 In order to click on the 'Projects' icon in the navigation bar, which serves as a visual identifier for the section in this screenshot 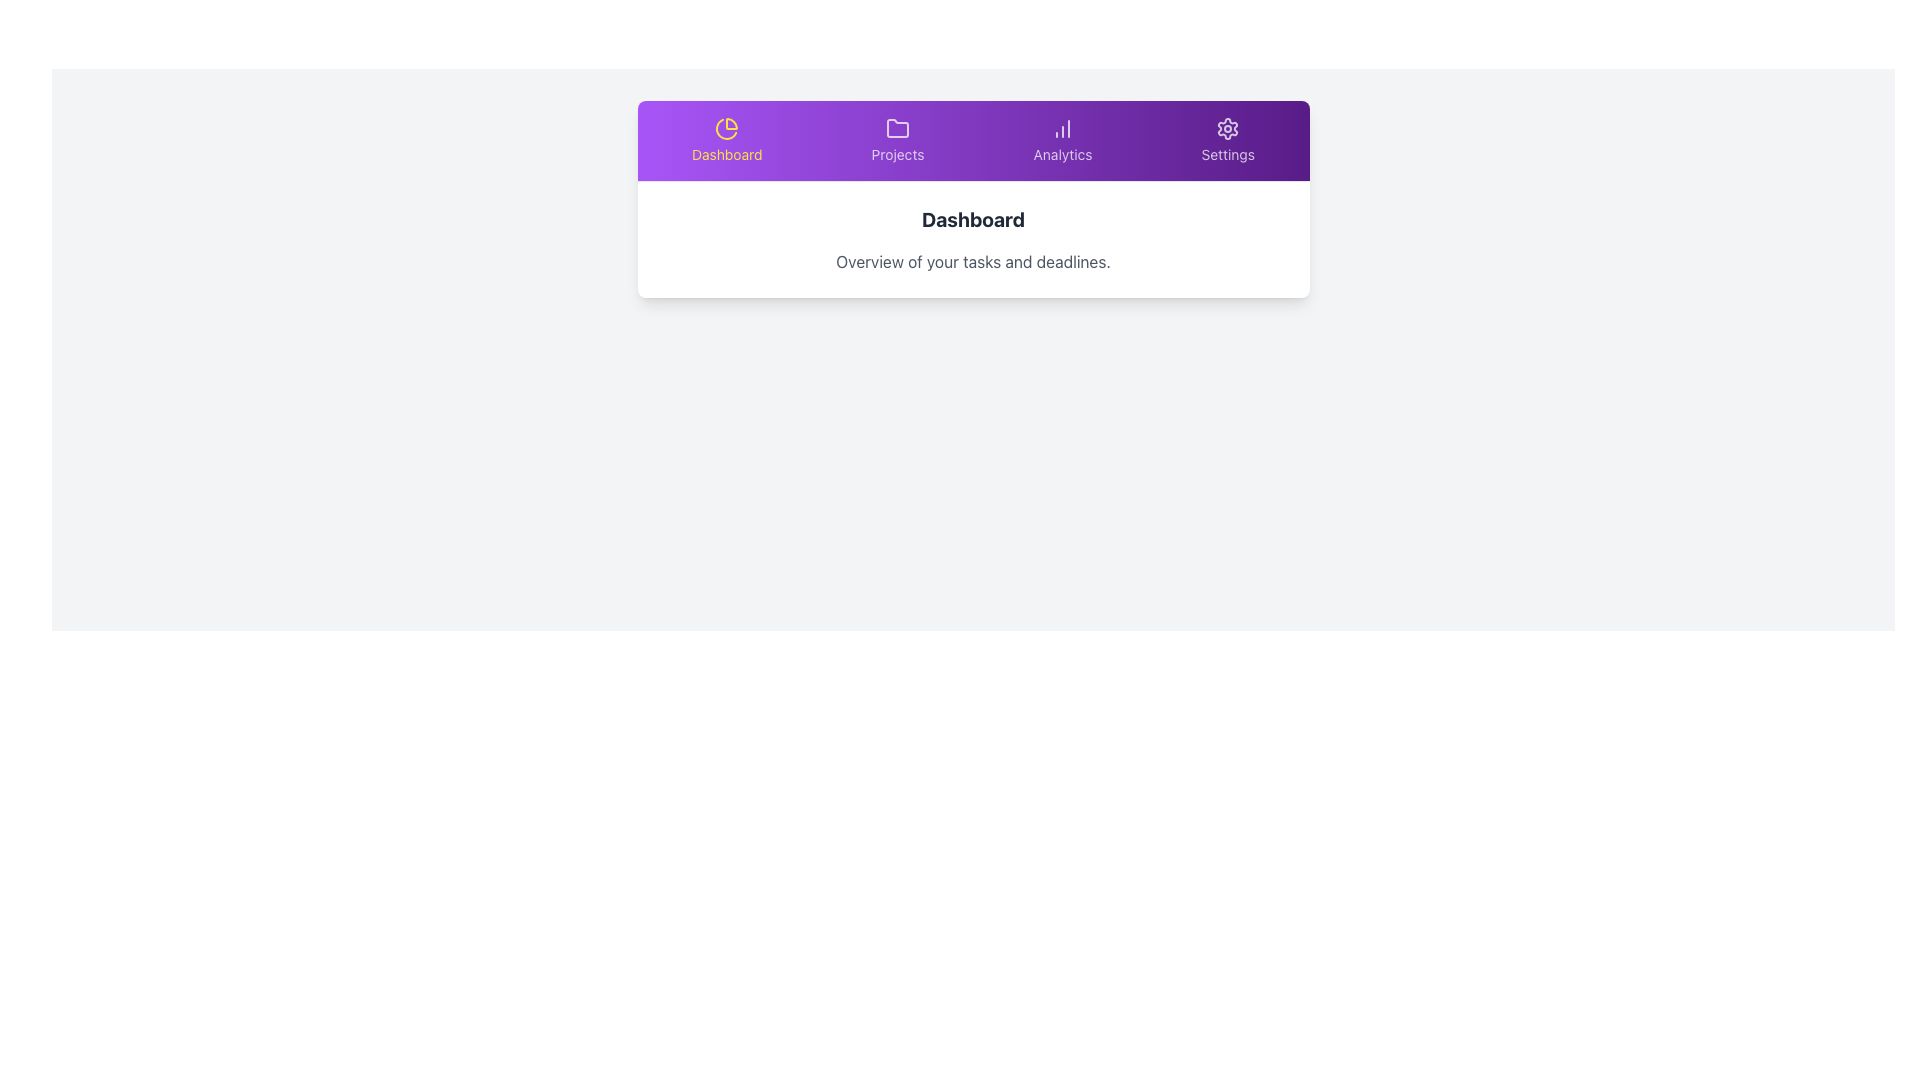, I will do `click(896, 128)`.